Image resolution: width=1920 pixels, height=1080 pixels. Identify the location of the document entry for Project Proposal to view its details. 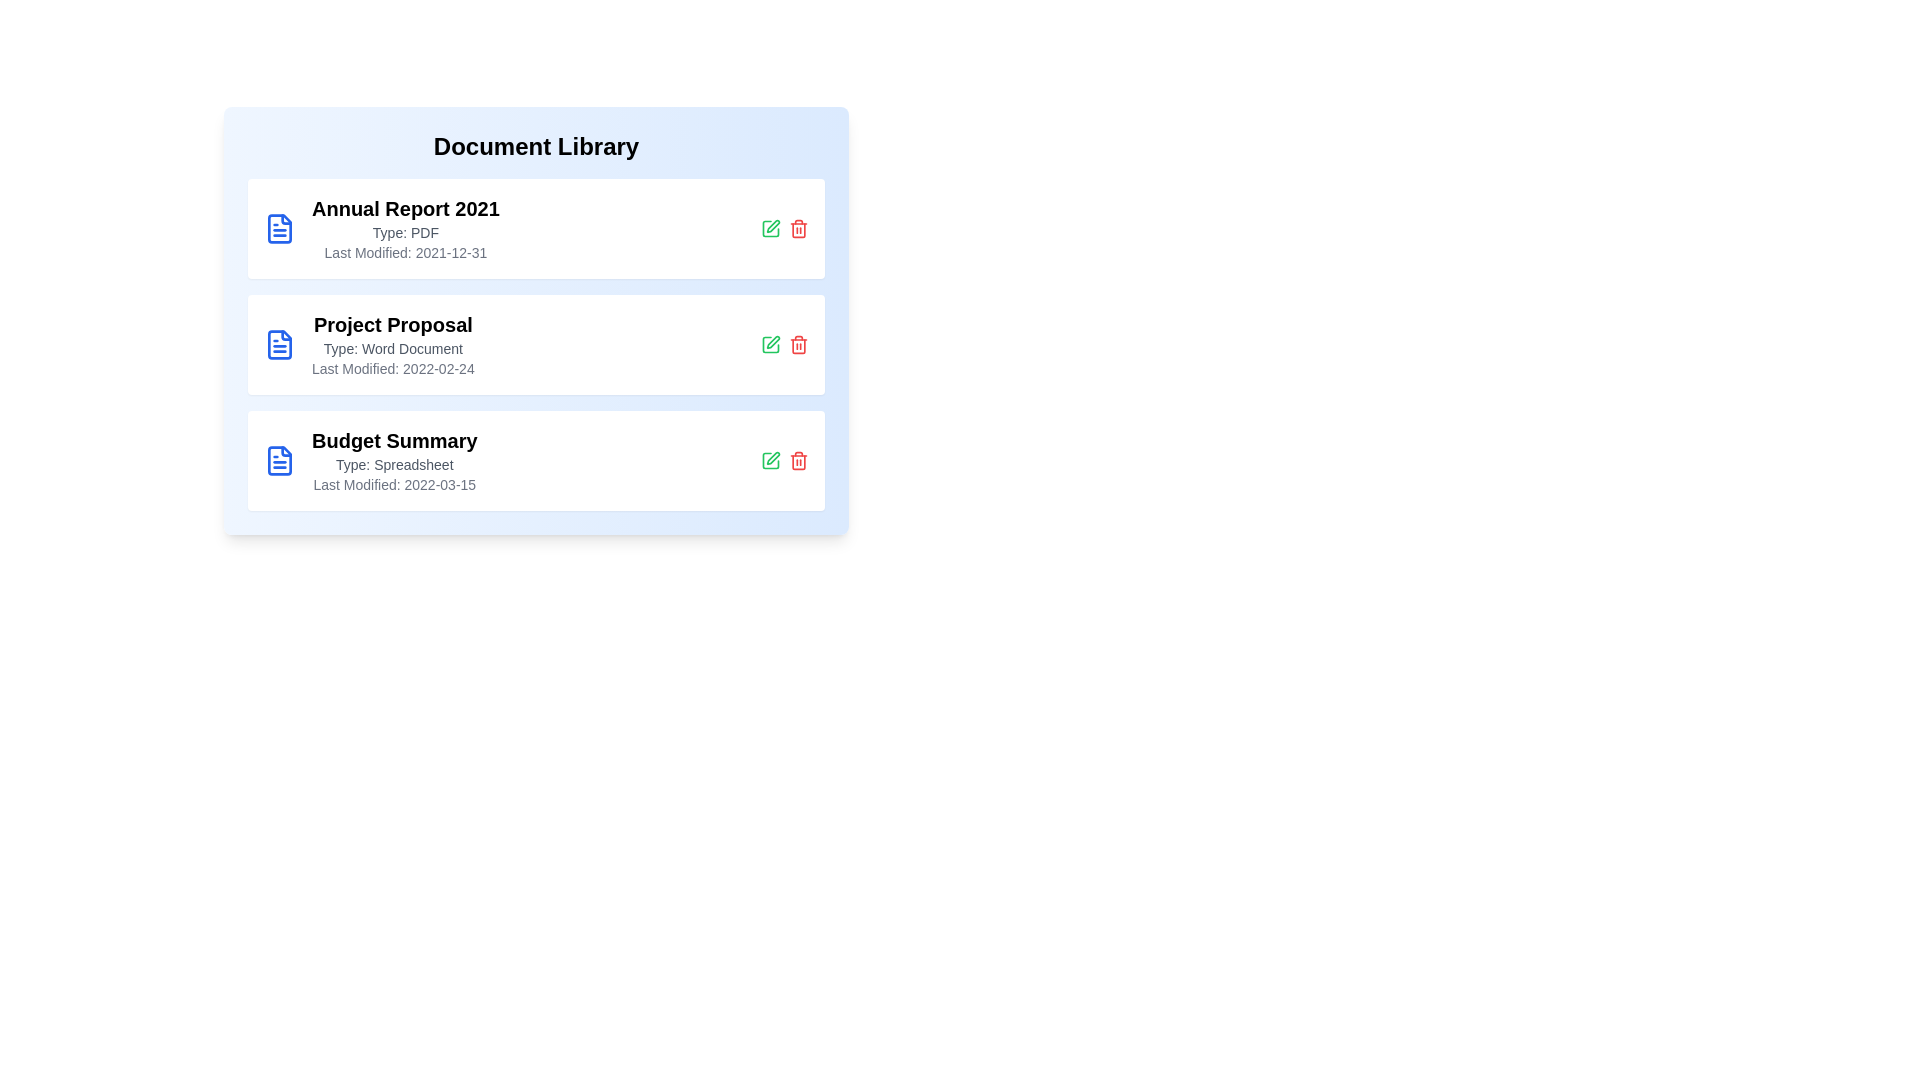
(536, 343).